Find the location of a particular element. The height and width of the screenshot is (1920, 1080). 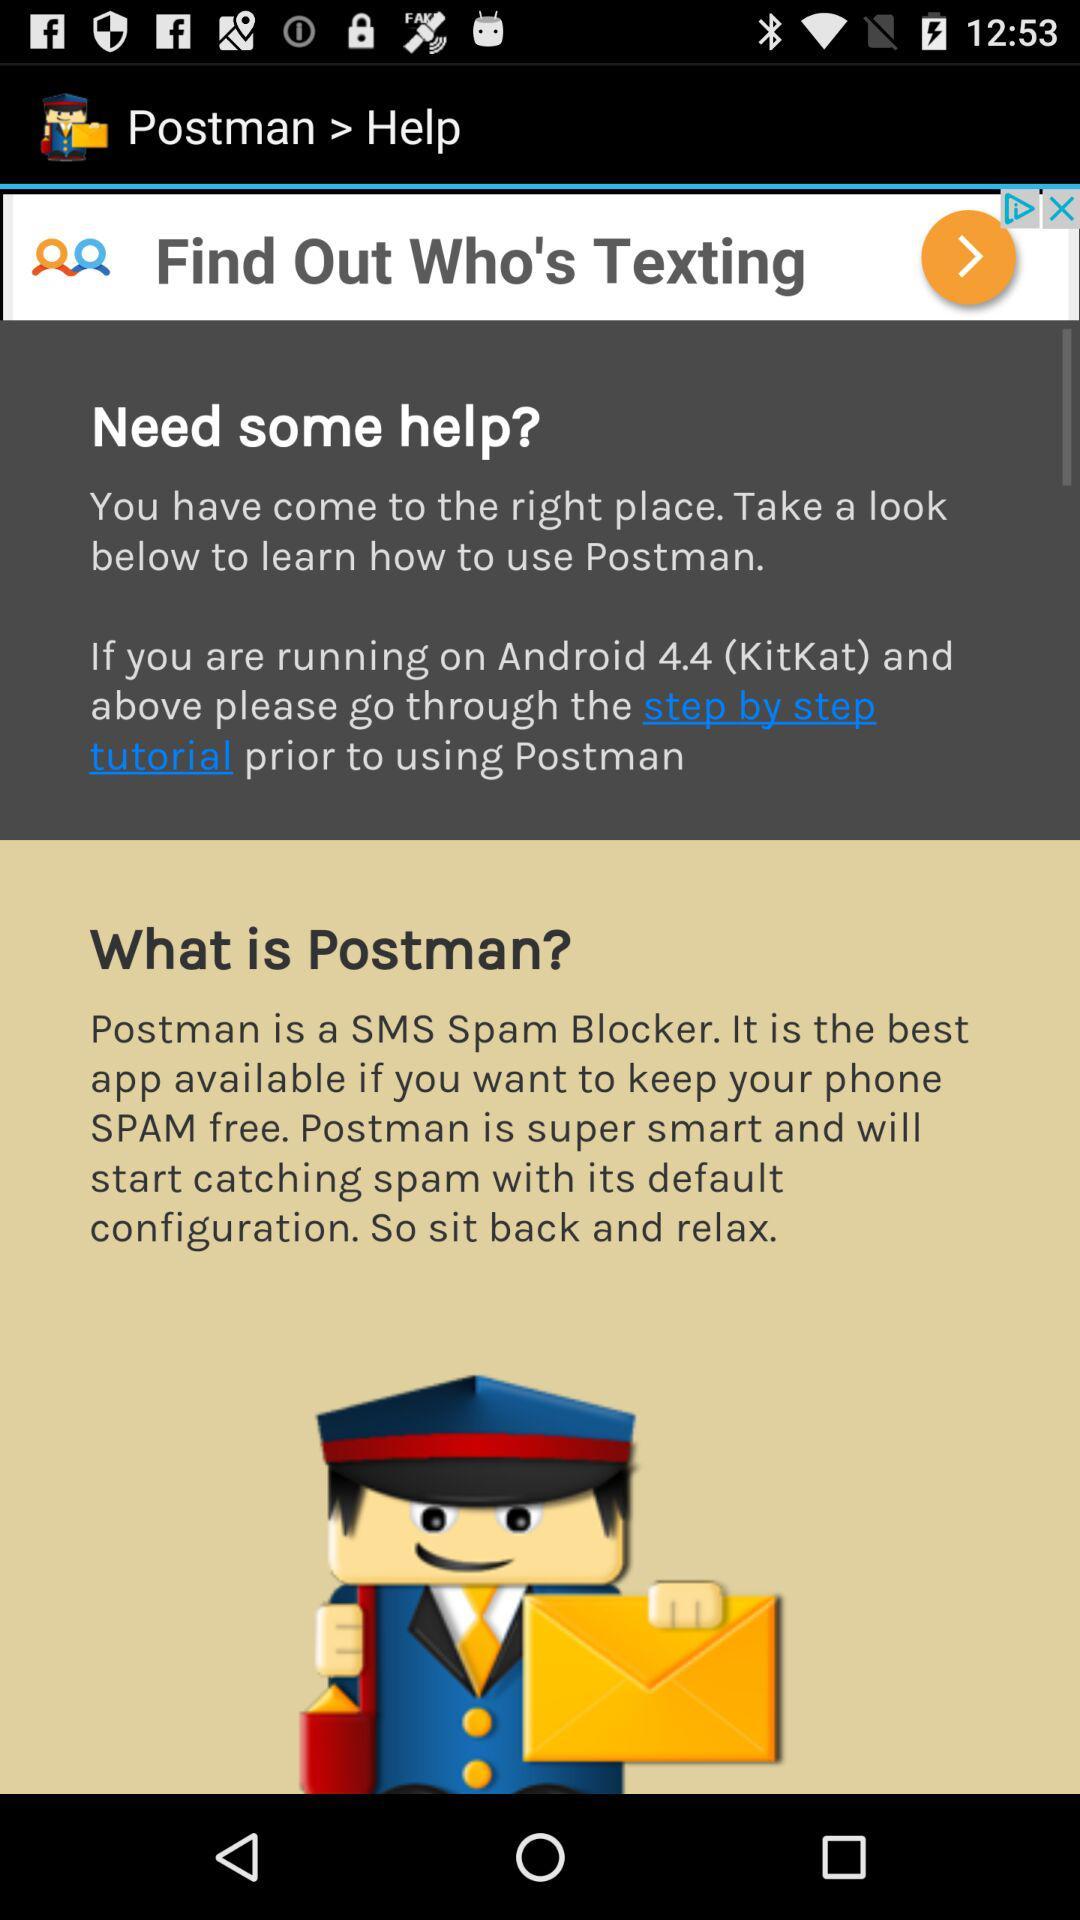

advertisement page is located at coordinates (540, 253).